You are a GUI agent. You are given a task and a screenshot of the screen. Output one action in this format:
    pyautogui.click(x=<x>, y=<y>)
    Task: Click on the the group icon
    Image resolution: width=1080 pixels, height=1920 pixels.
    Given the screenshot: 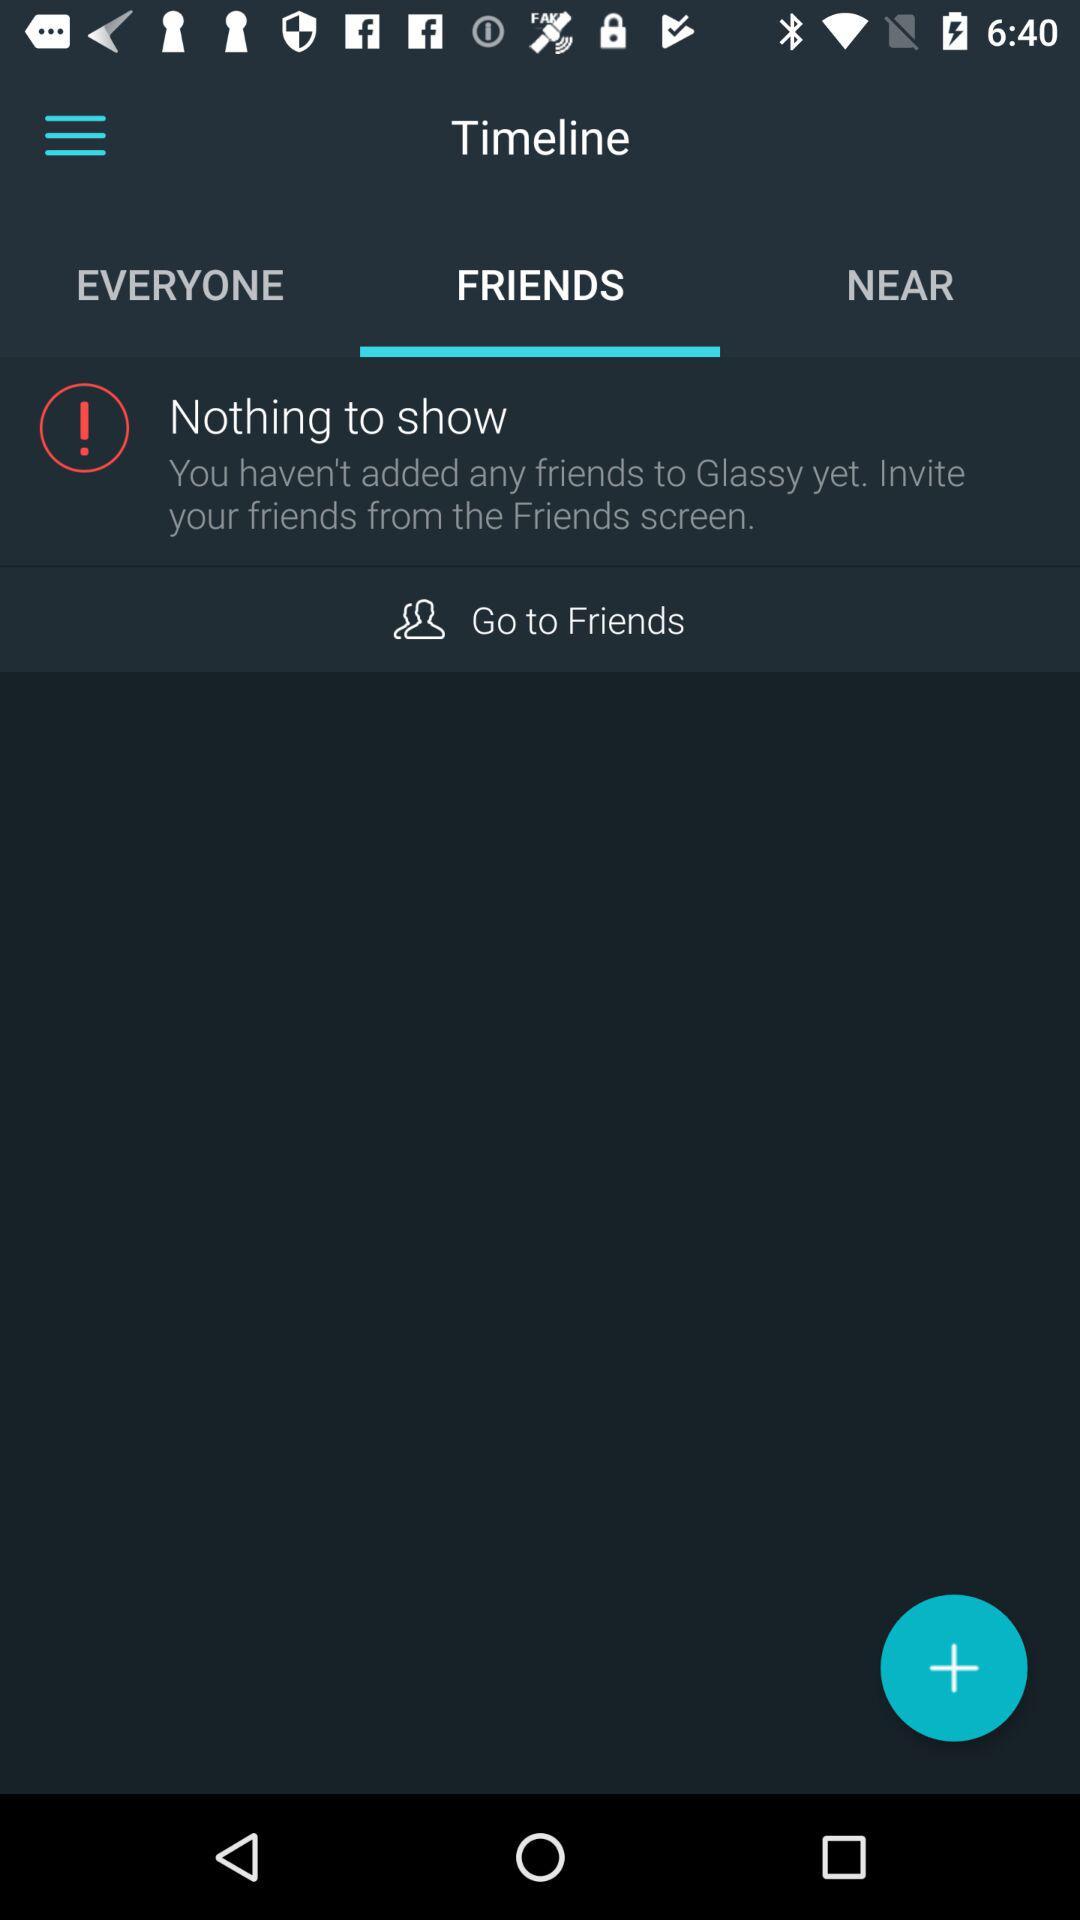 What is the action you would take?
    pyautogui.click(x=418, y=618)
    